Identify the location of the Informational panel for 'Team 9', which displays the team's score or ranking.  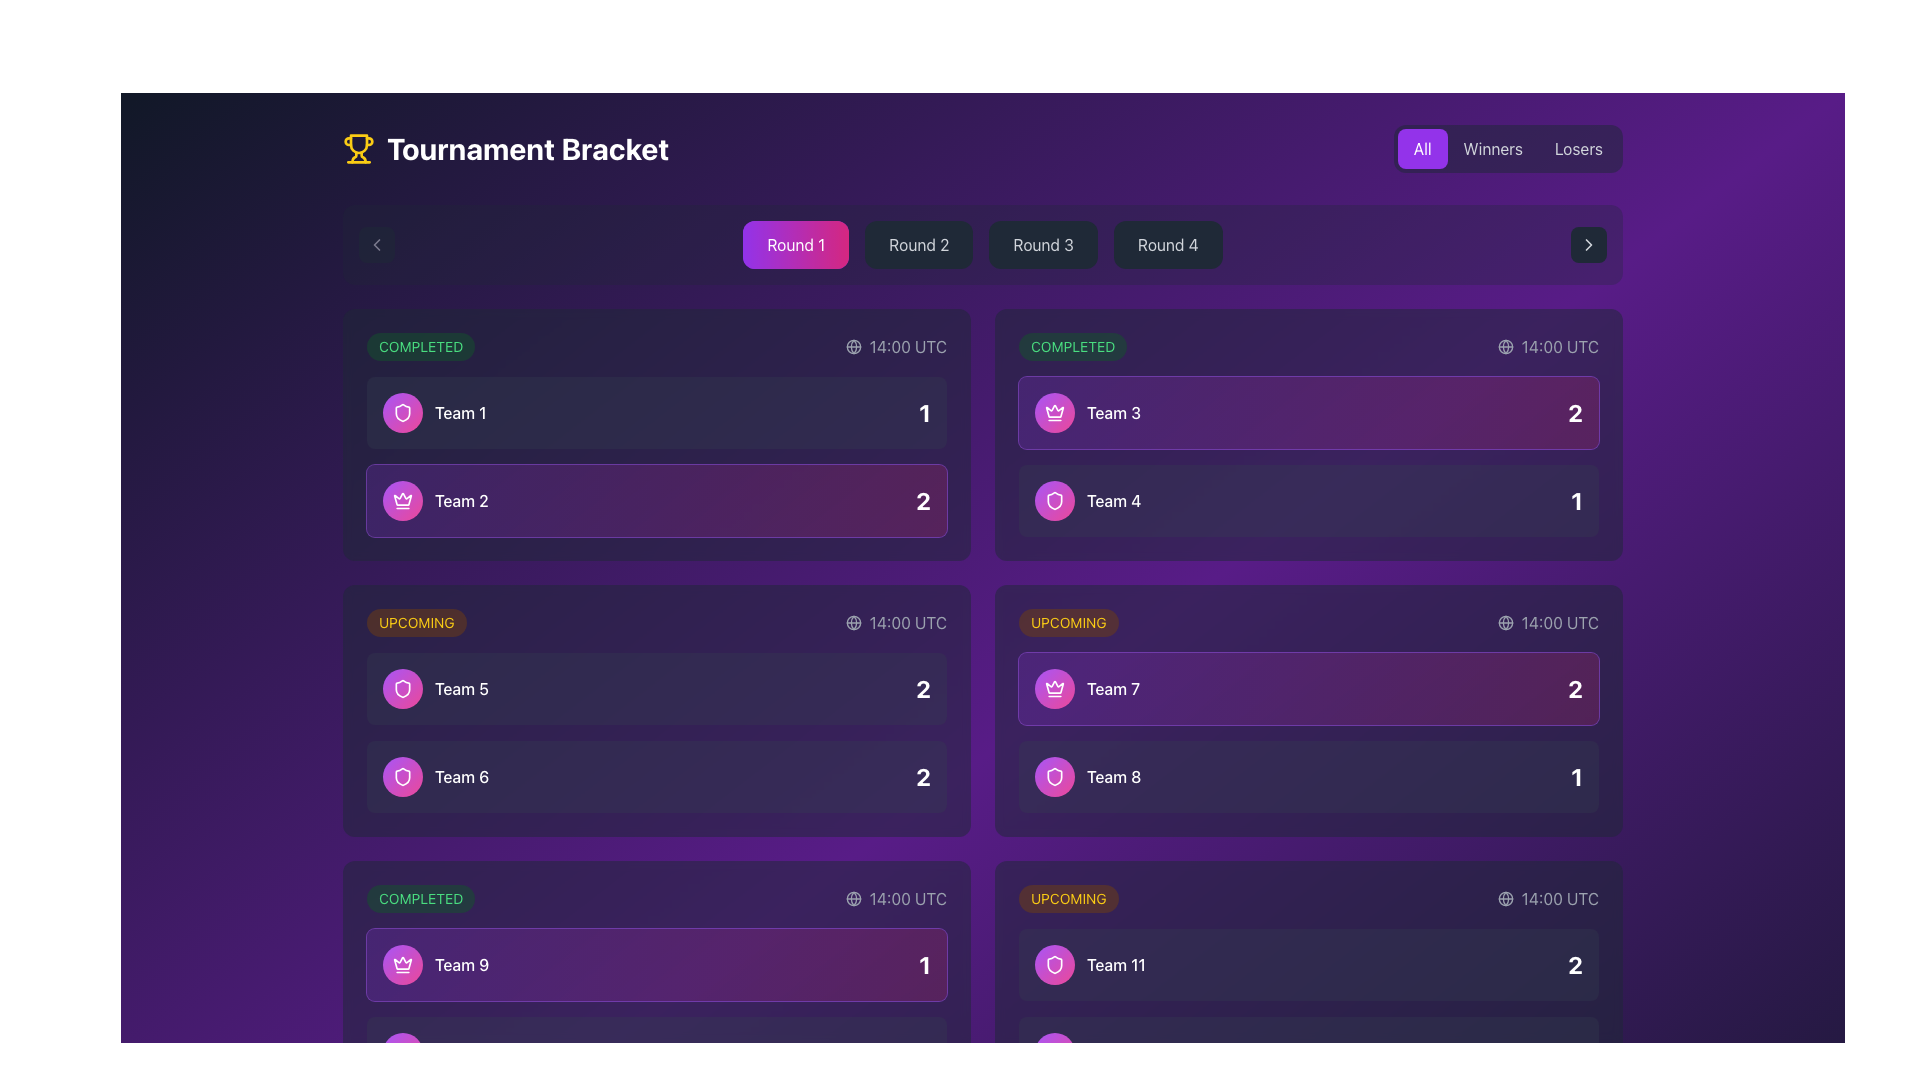
(657, 963).